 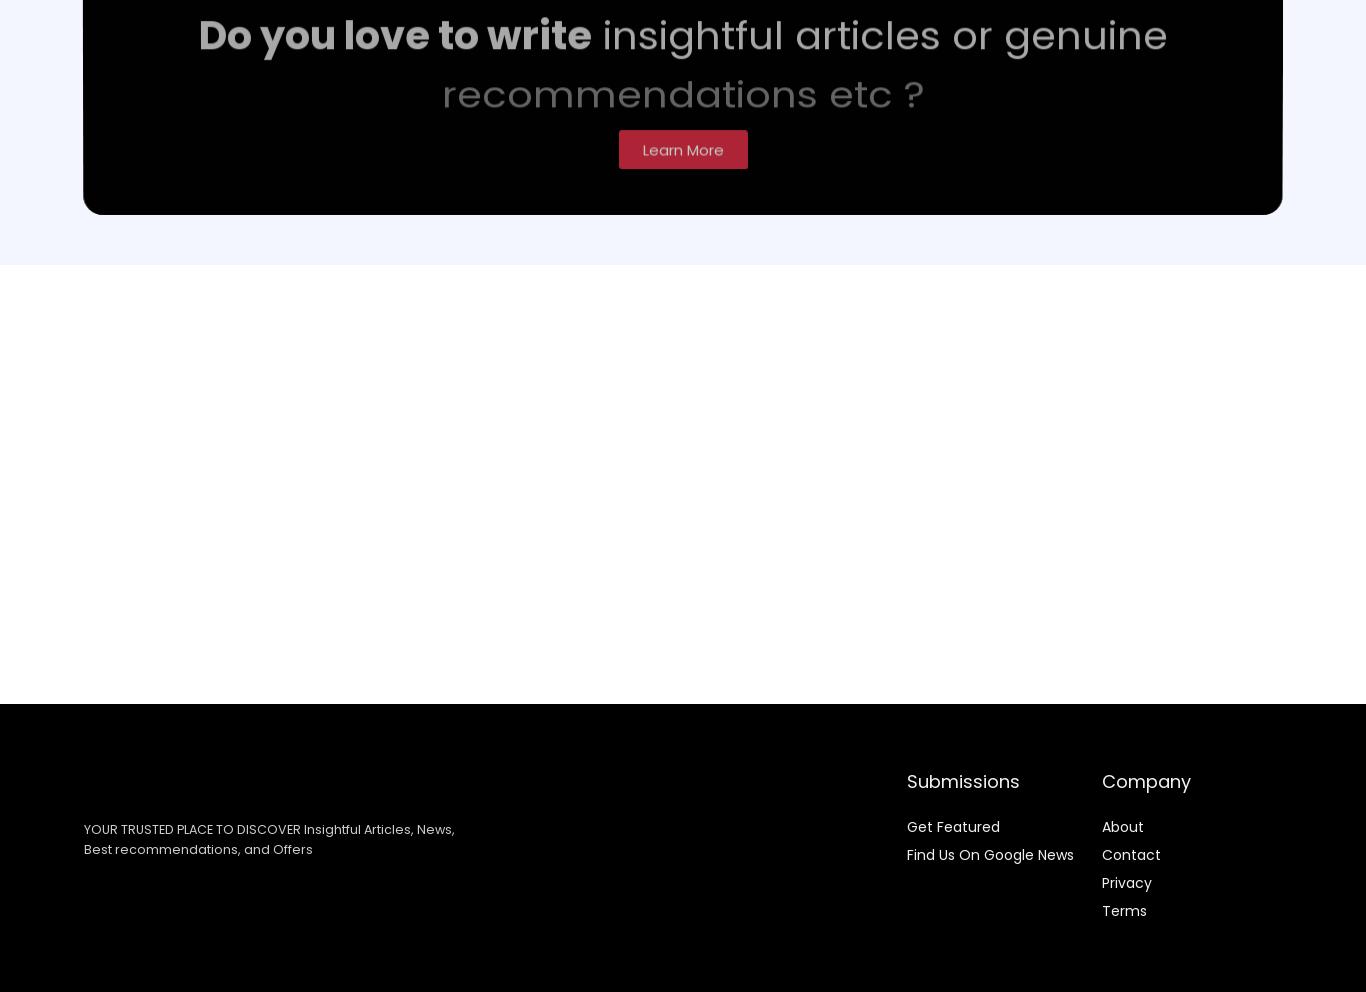 I want to click on 'Get Featured', so click(x=953, y=826).